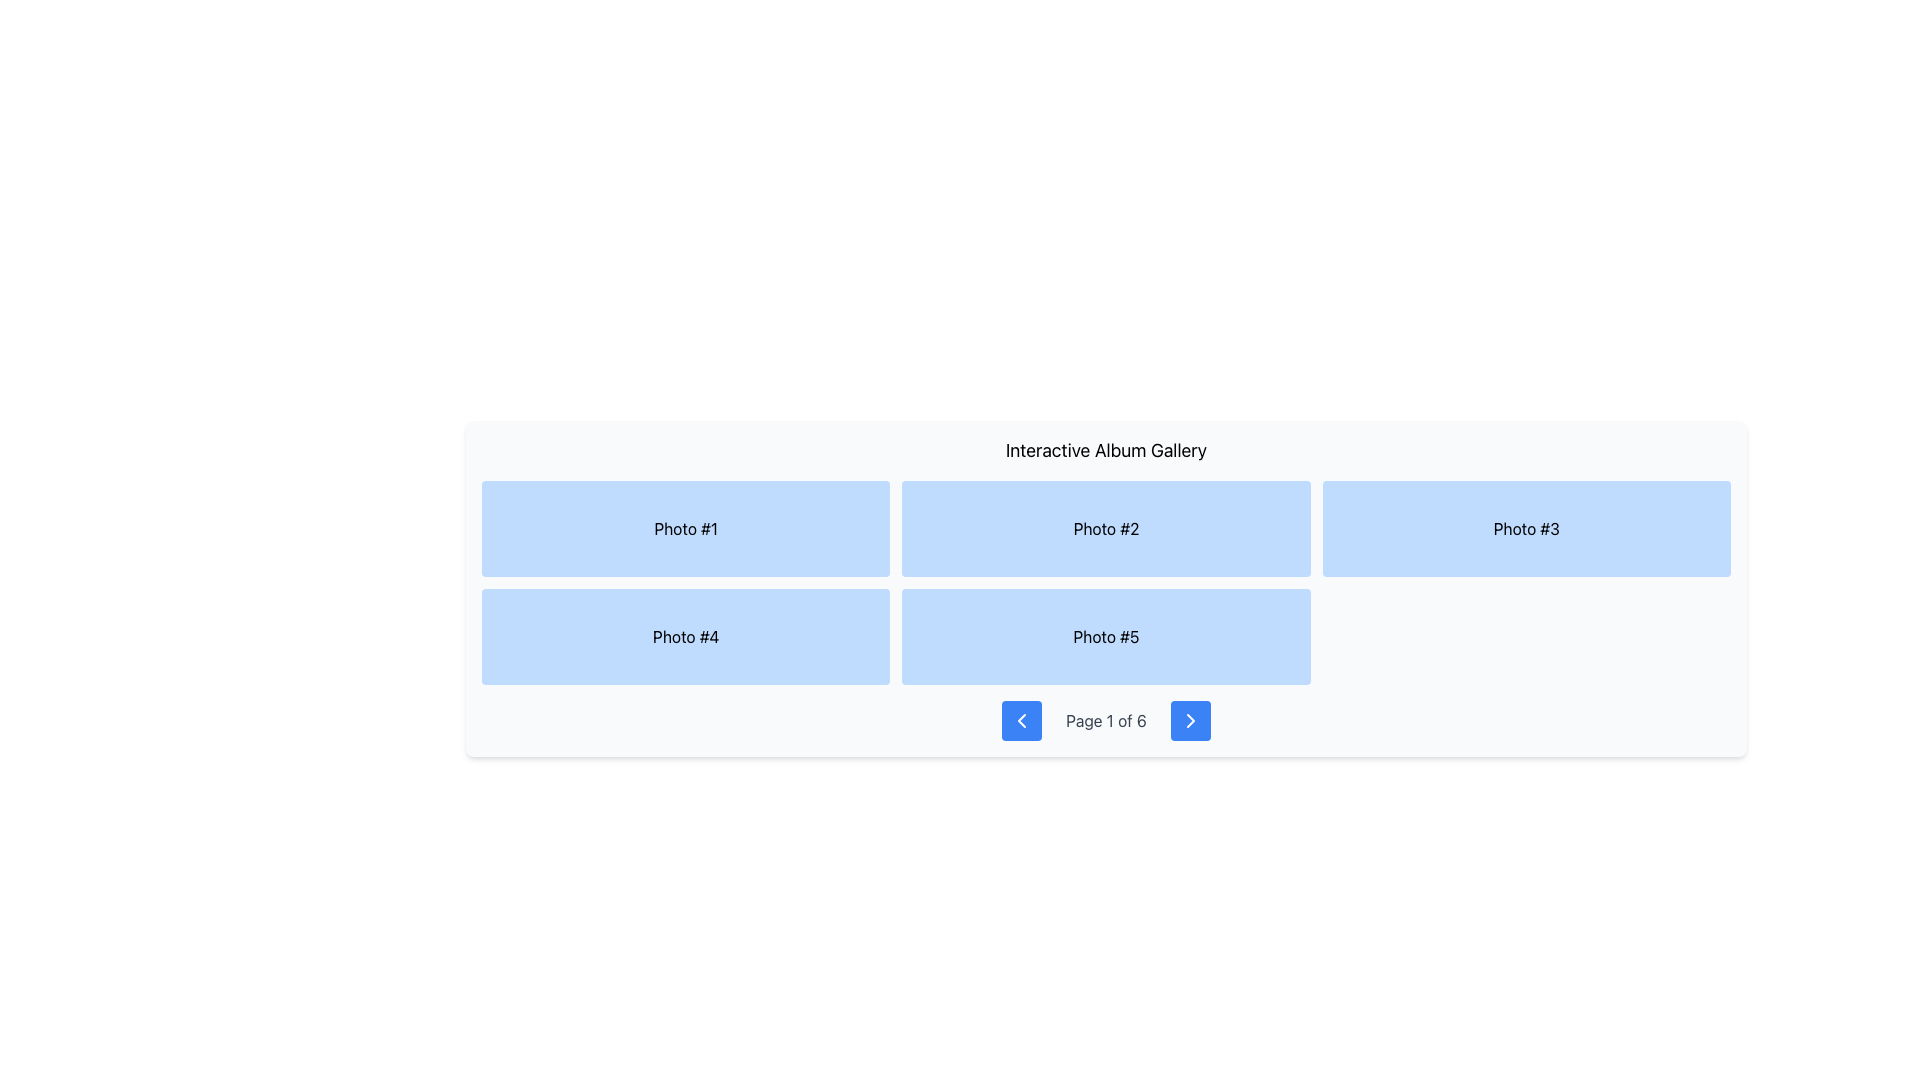 The image size is (1920, 1080). I want to click on the photo labeled 'Photo #5' in the 'Interactive Album Gallery' which is the fifth item in the grid layout, so click(1105, 636).